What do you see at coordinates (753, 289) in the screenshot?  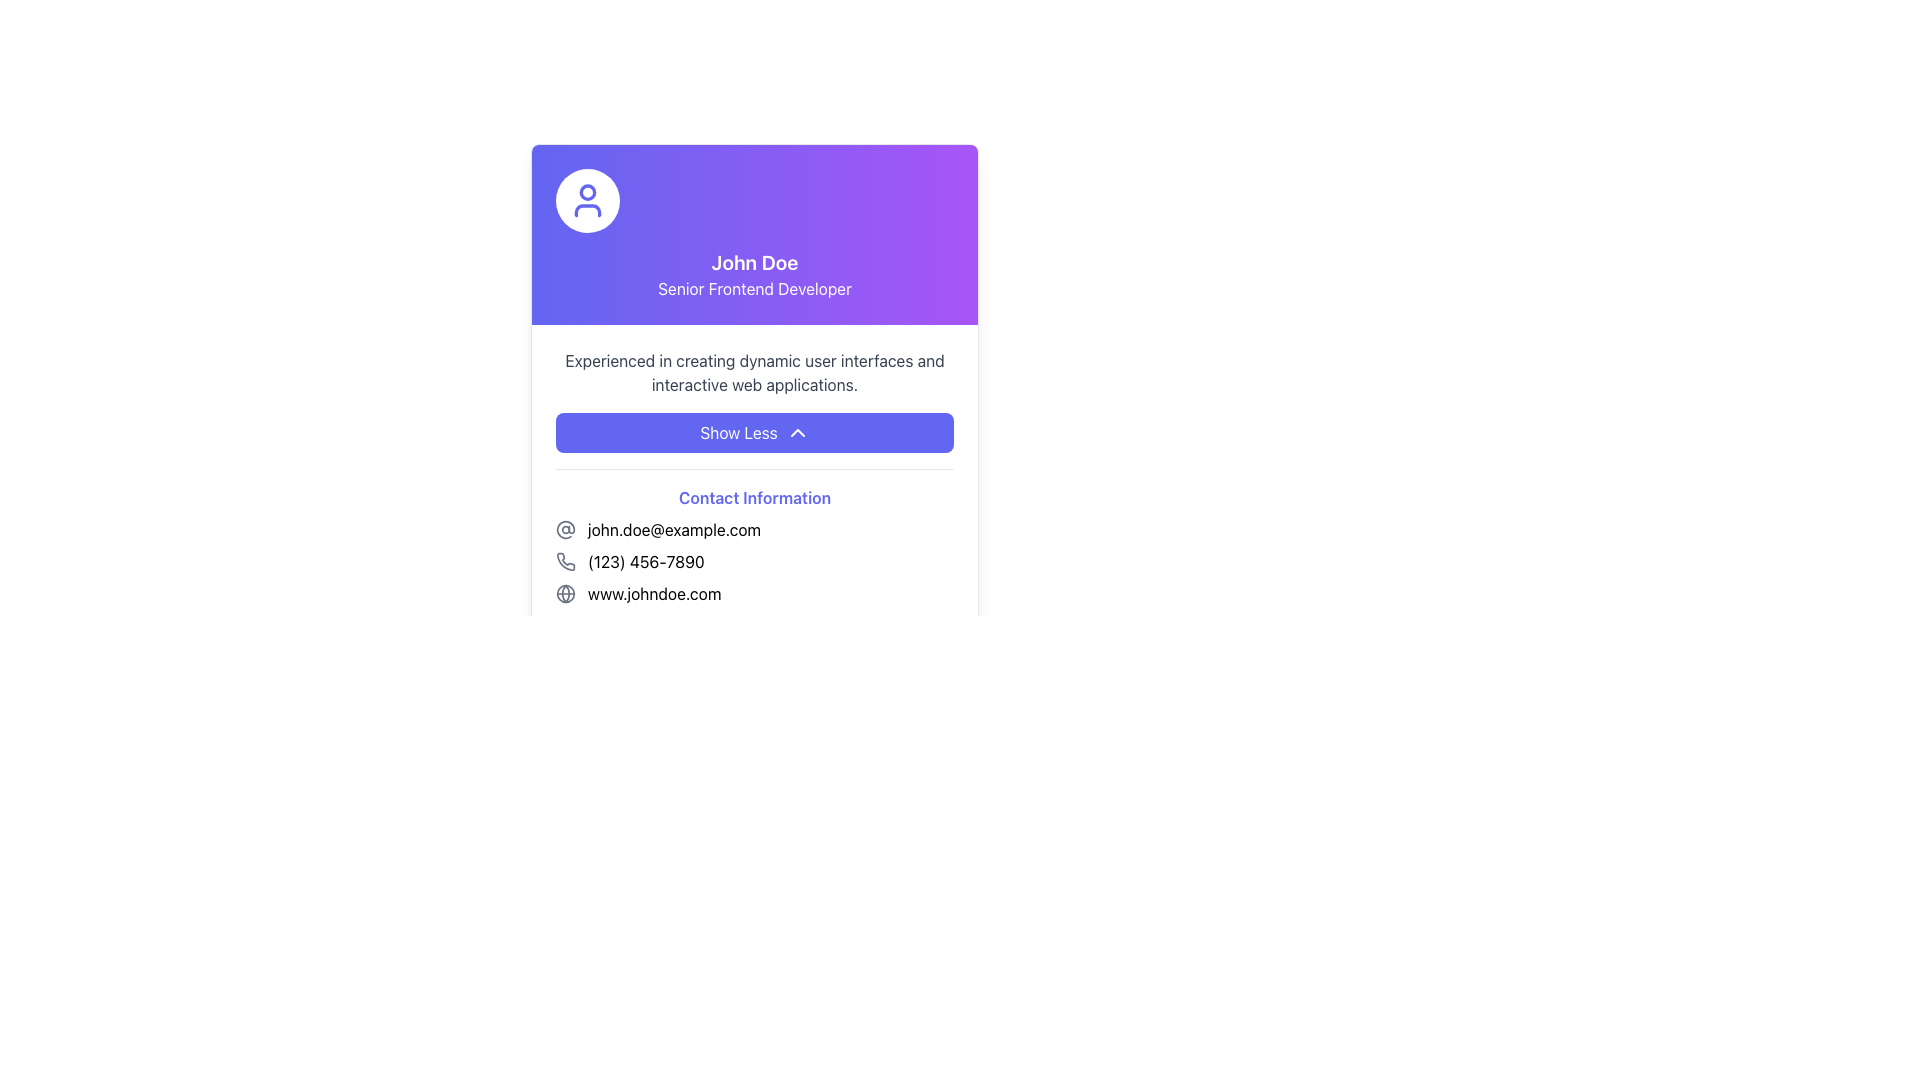 I see `the Text Label that designates the job title of the individual named 'John Doe', located below his name within the purple gradient background` at bounding box center [753, 289].